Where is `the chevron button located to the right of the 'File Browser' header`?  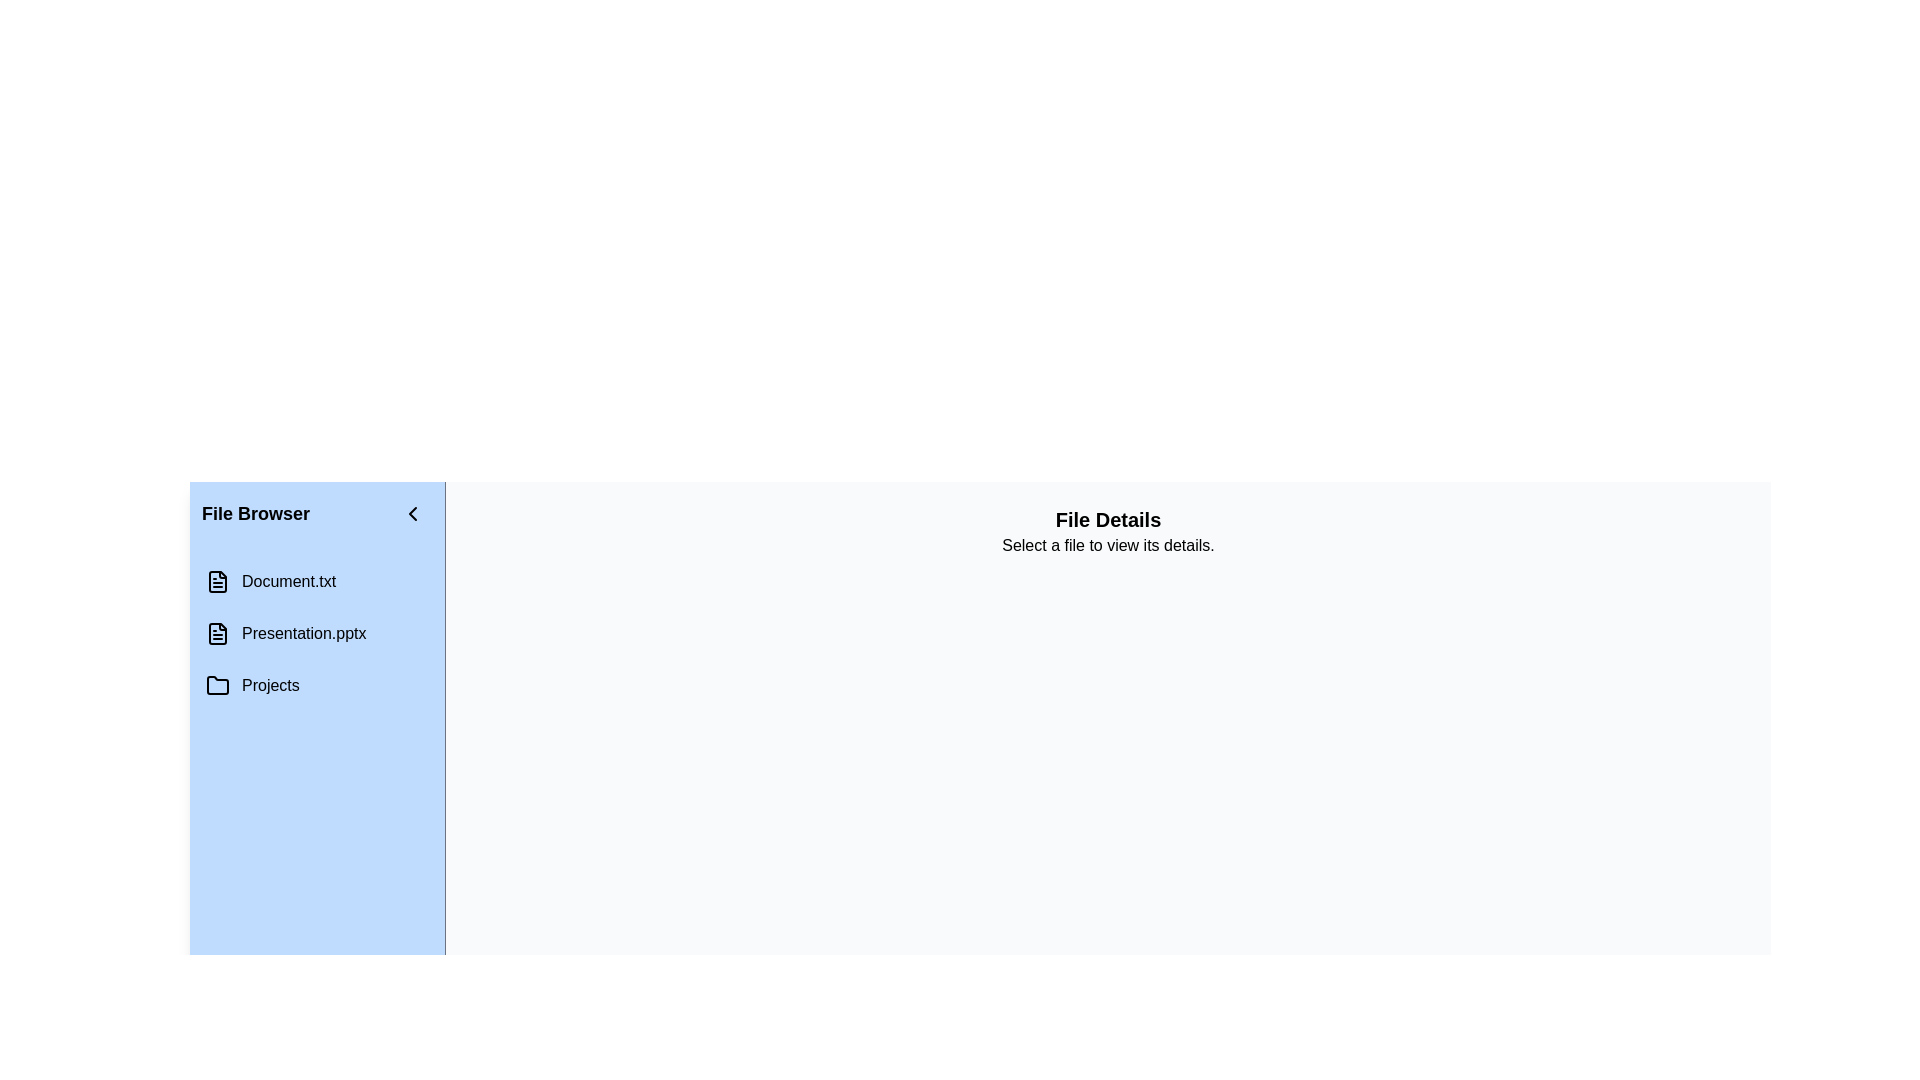
the chevron button located to the right of the 'File Browser' header is located at coordinates (411, 512).